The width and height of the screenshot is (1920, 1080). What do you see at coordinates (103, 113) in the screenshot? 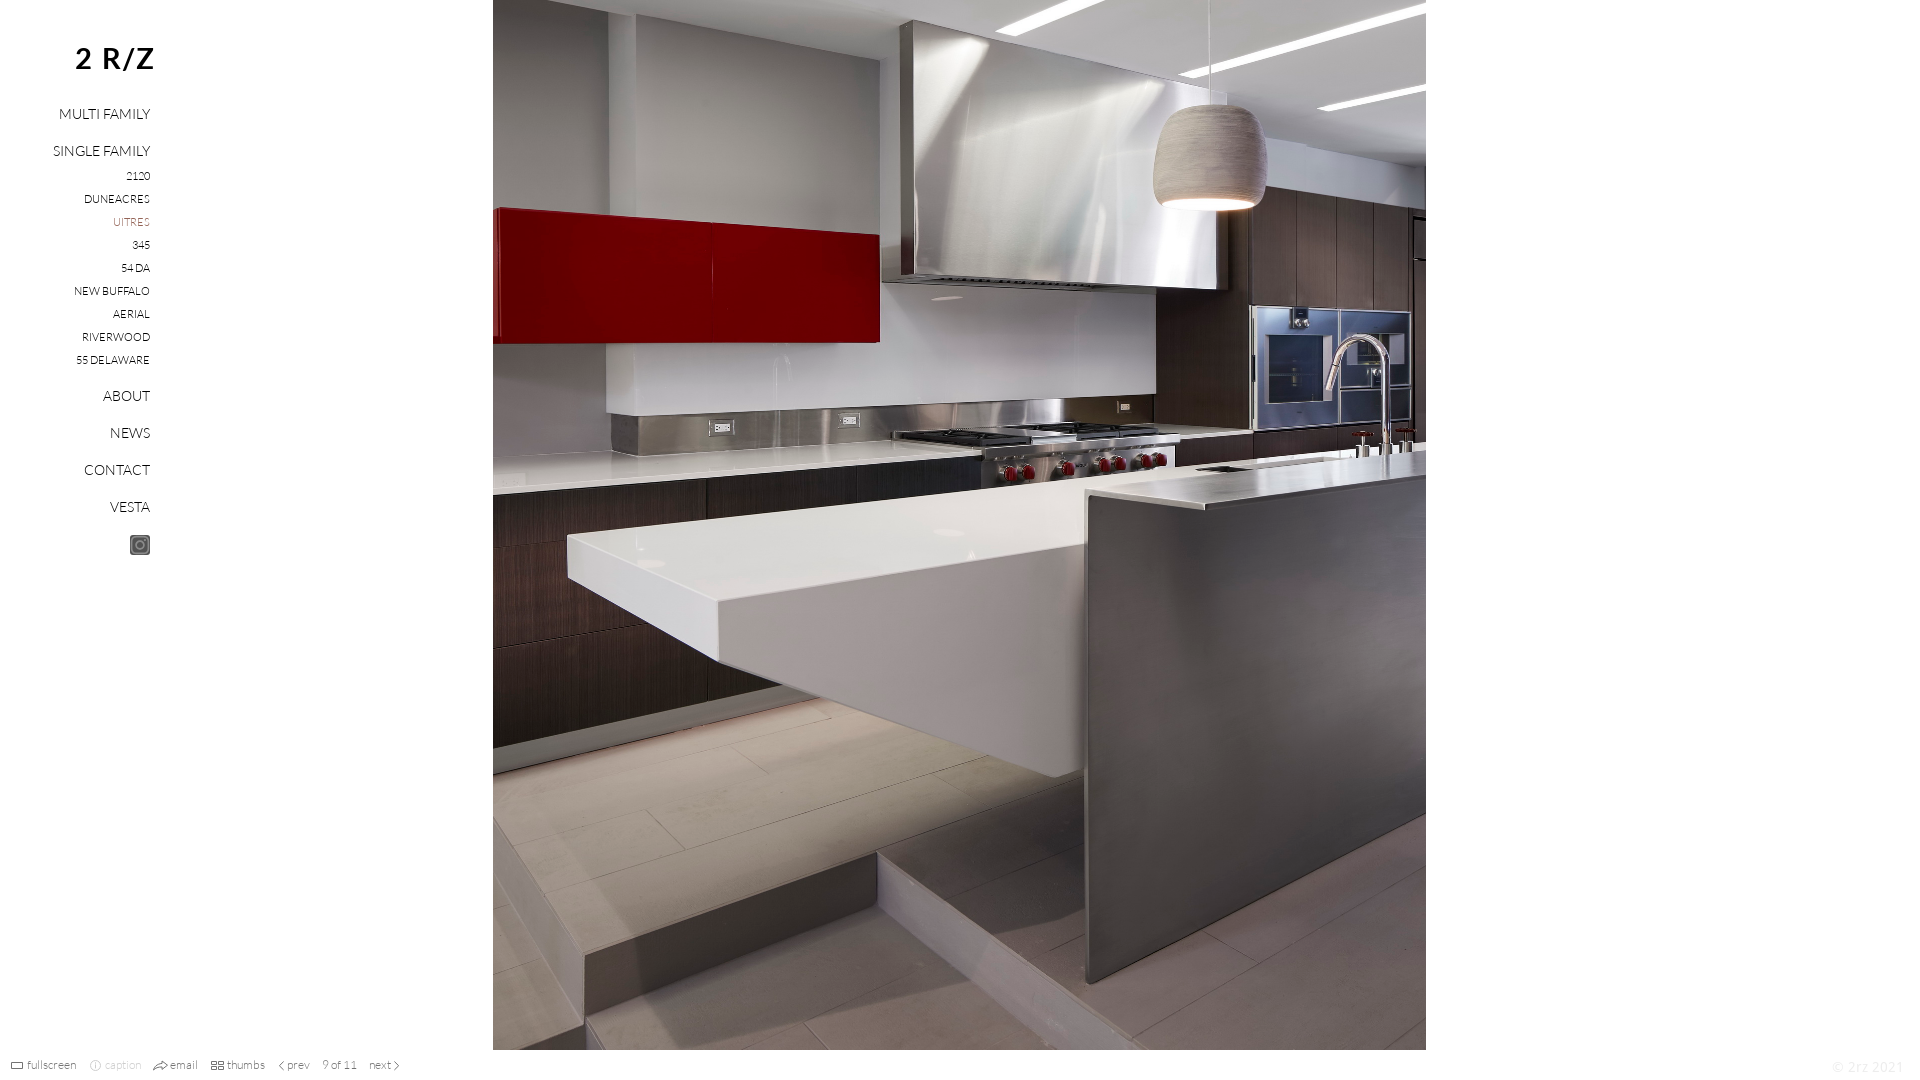
I see `'MULTI FAMILY'` at bounding box center [103, 113].